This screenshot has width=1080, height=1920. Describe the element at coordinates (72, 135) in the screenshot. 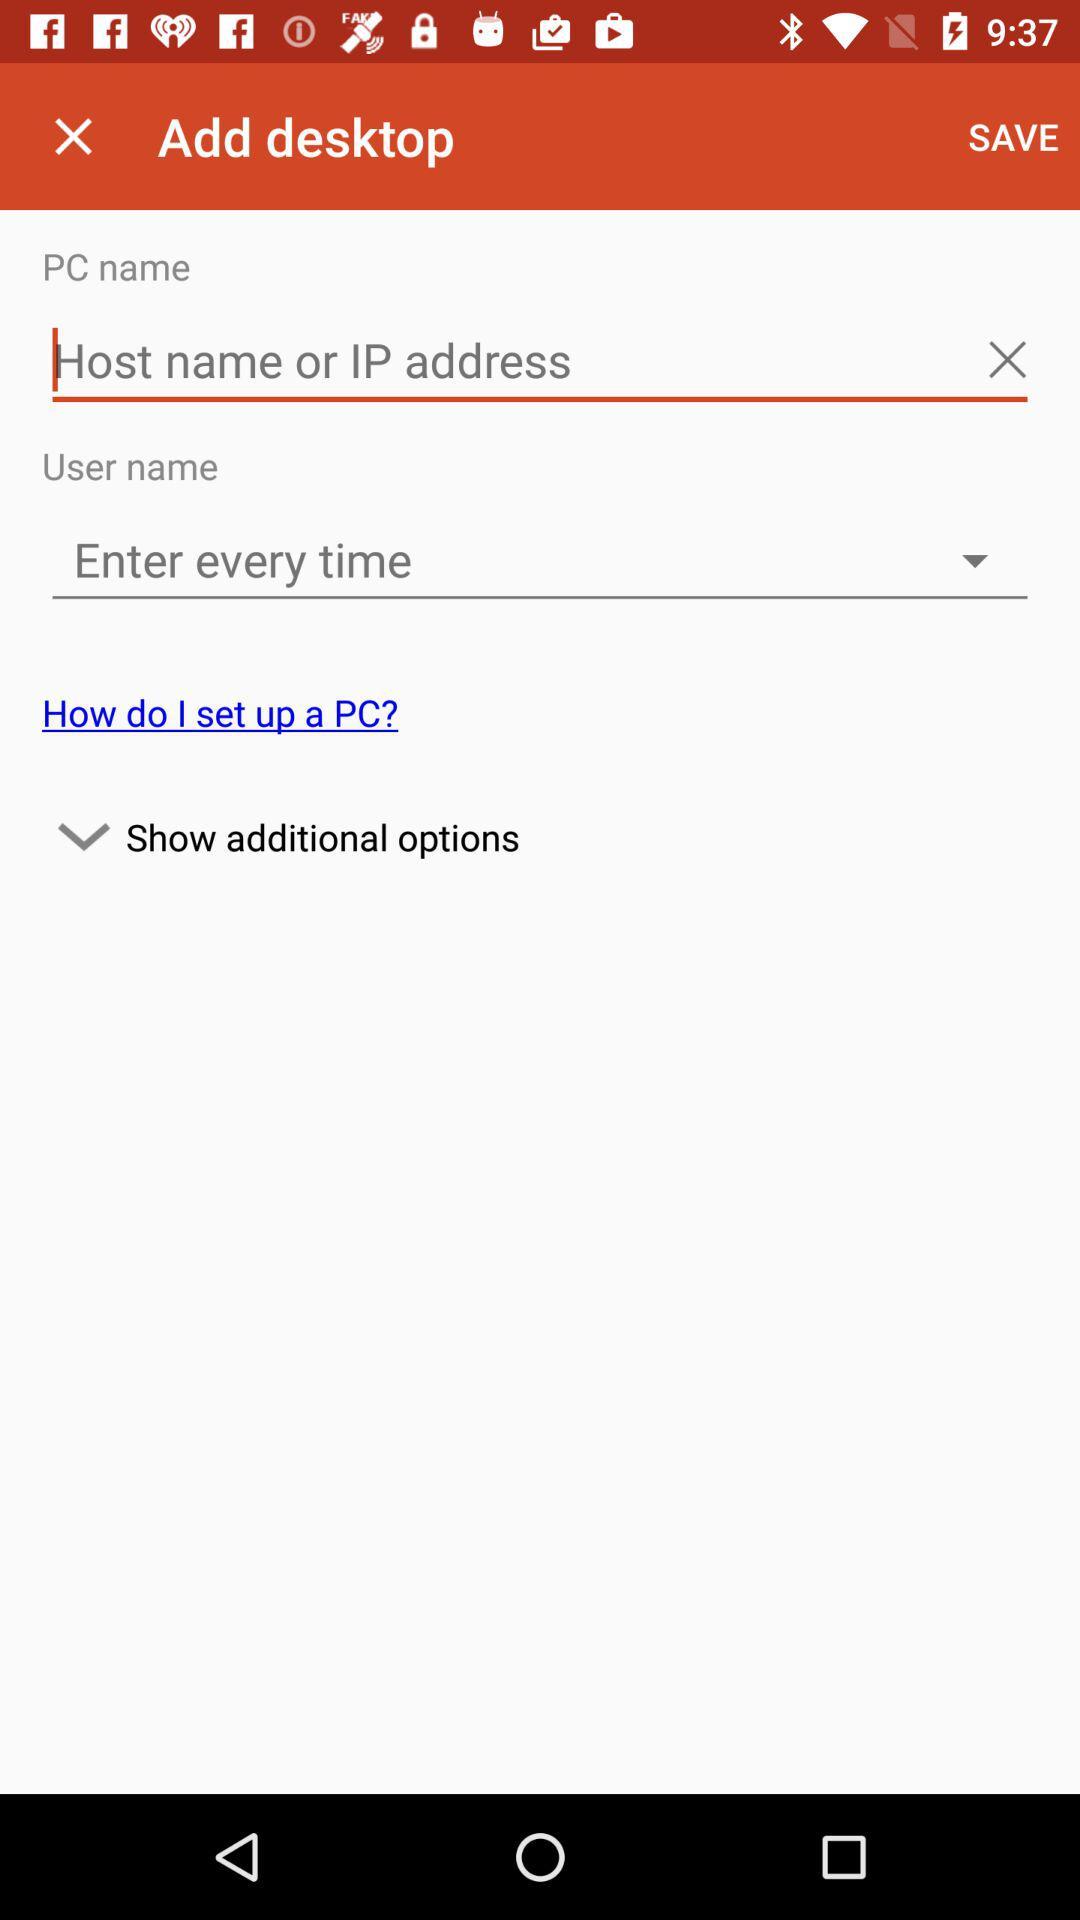

I see `the item to the left of the add desktop` at that location.